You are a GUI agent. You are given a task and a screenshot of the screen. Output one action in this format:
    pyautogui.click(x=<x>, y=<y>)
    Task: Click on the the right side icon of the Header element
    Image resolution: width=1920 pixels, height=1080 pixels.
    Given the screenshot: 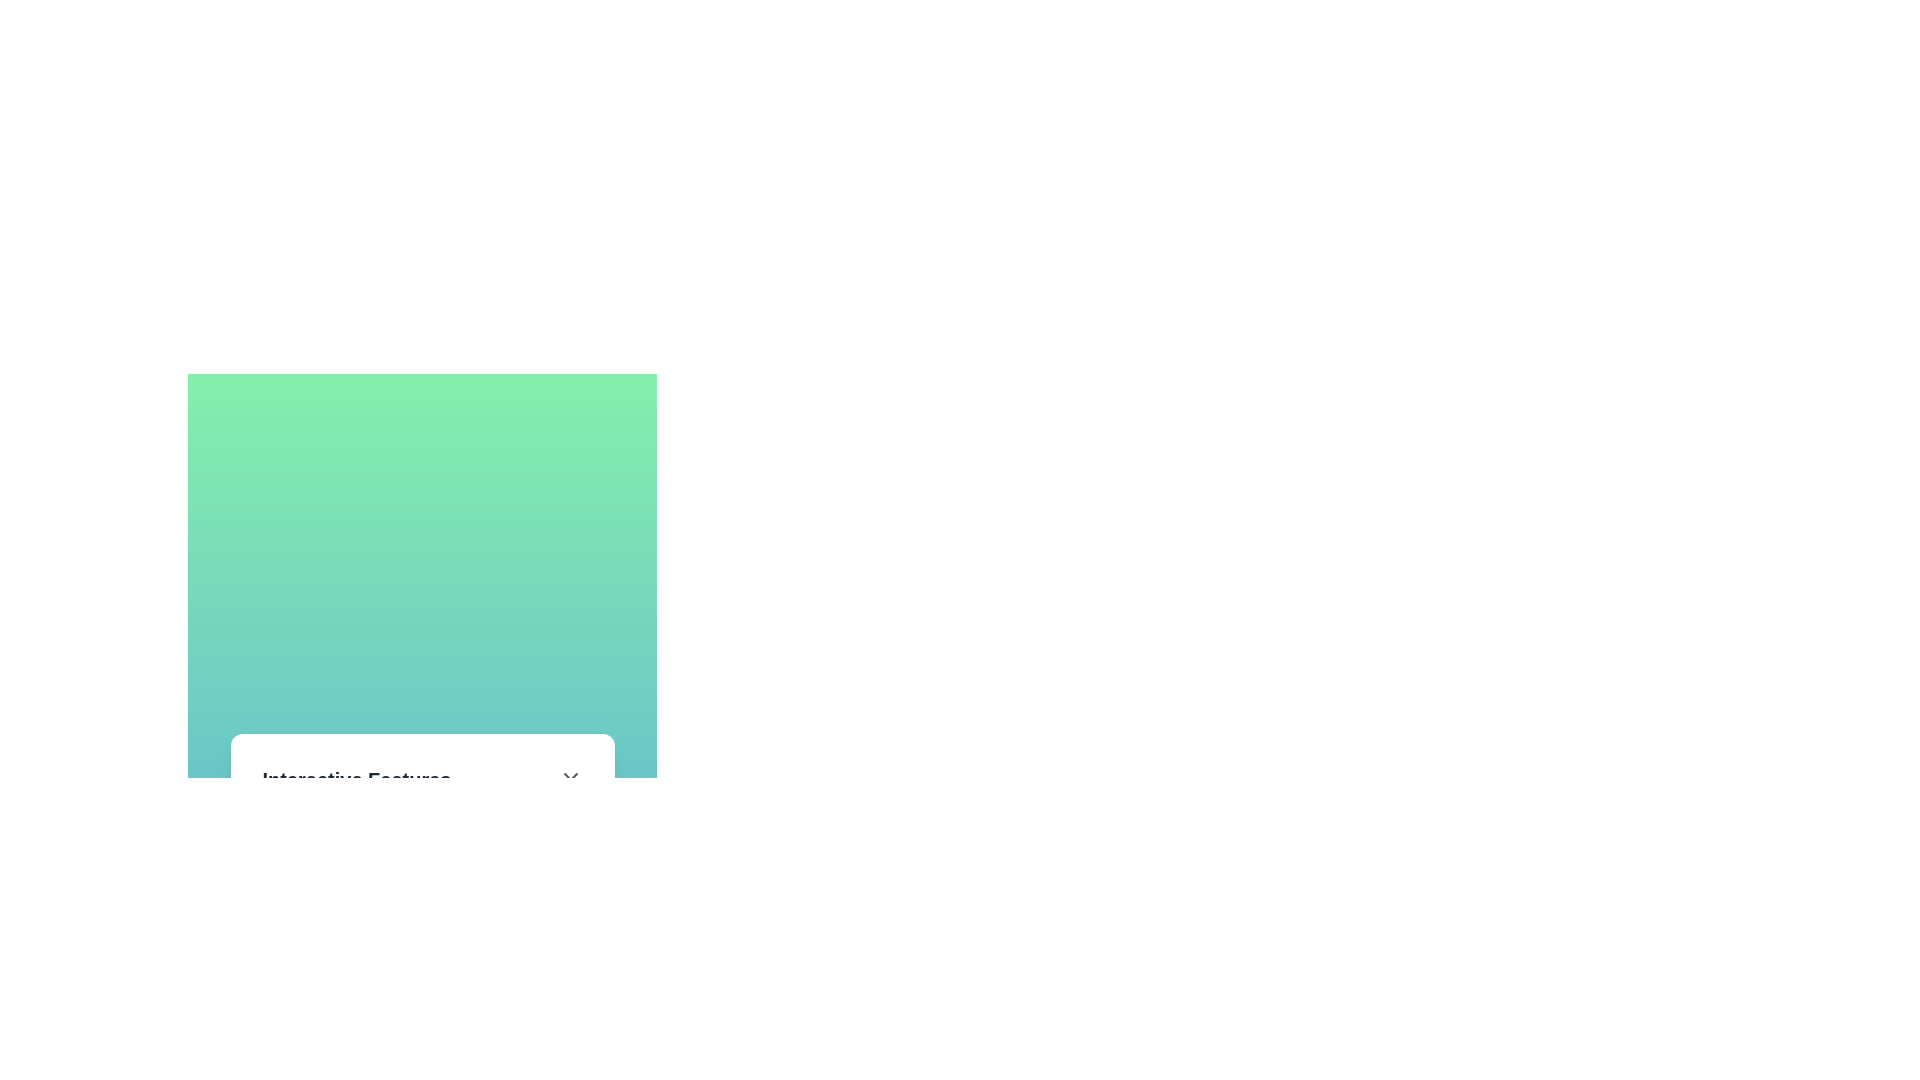 What is the action you would take?
    pyautogui.click(x=421, y=786)
    